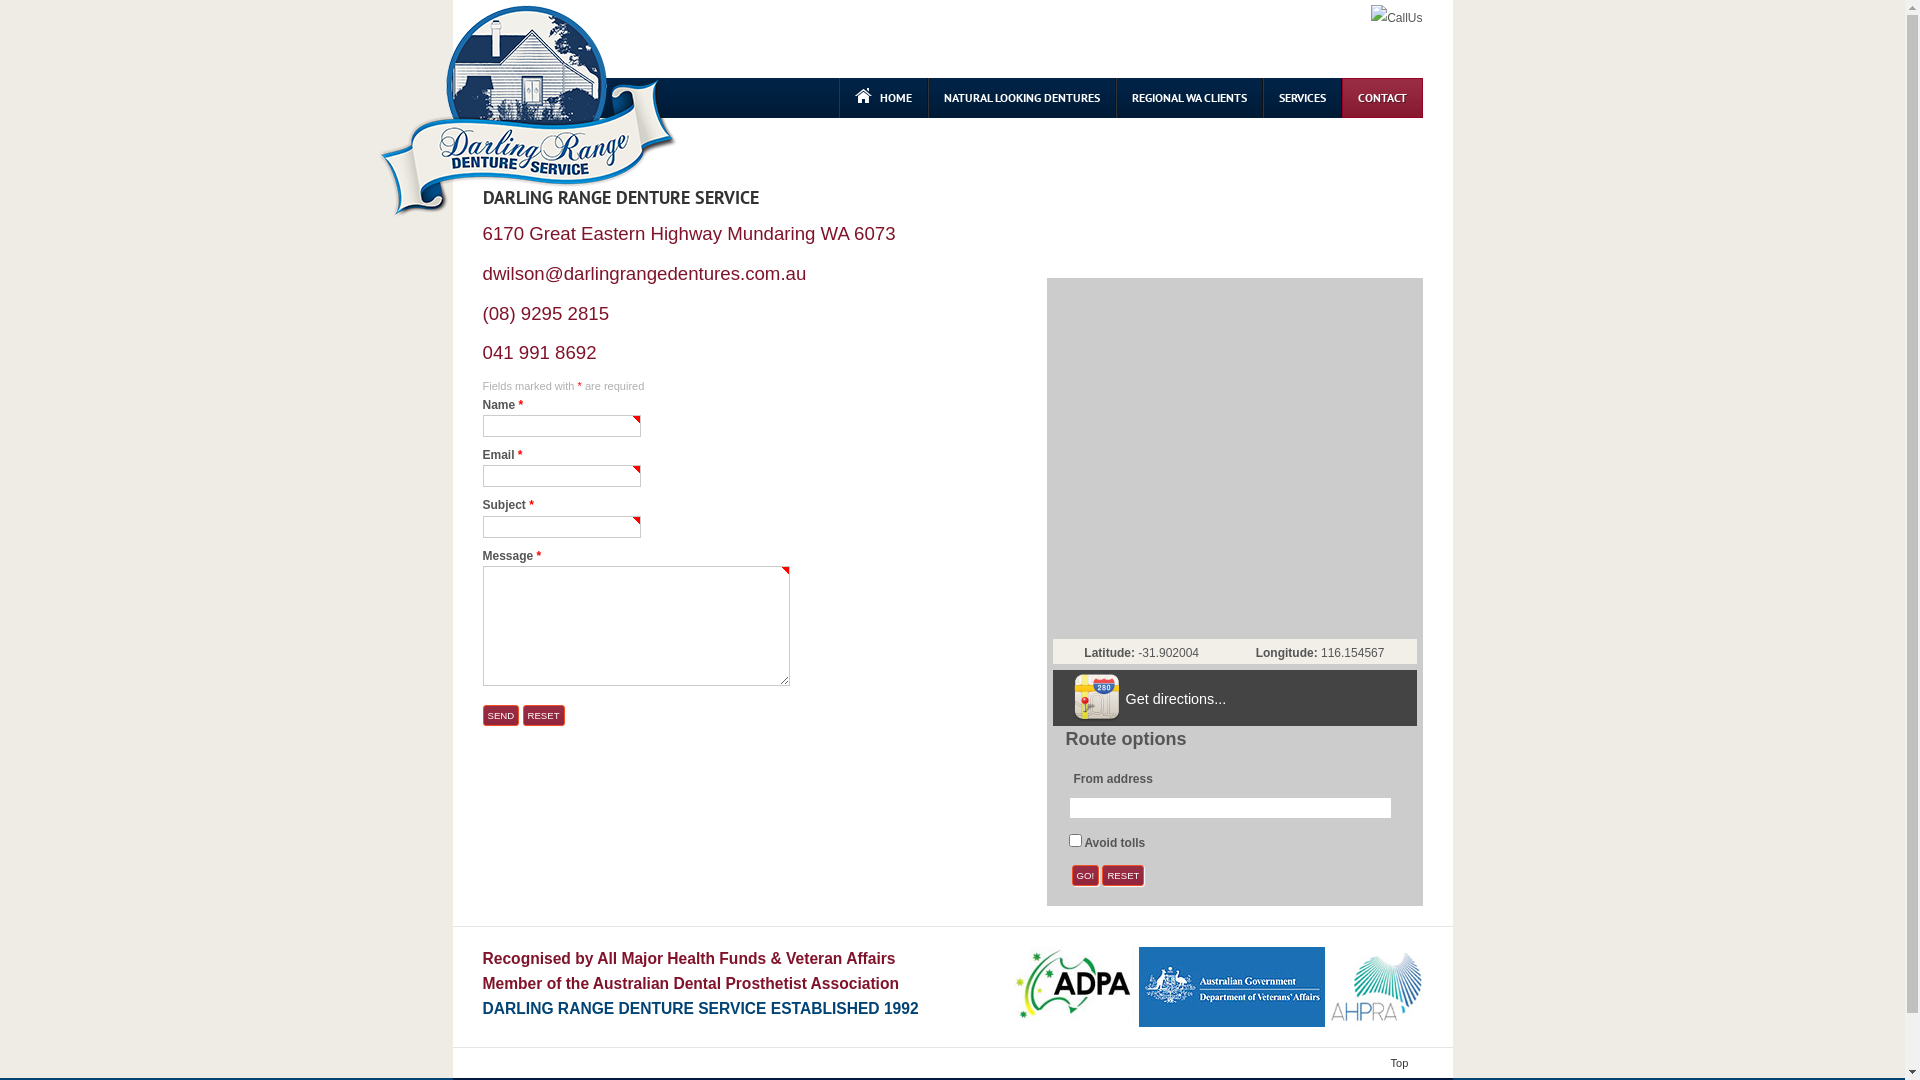 This screenshot has width=1920, height=1080. I want to click on 'Subject', so click(481, 526).